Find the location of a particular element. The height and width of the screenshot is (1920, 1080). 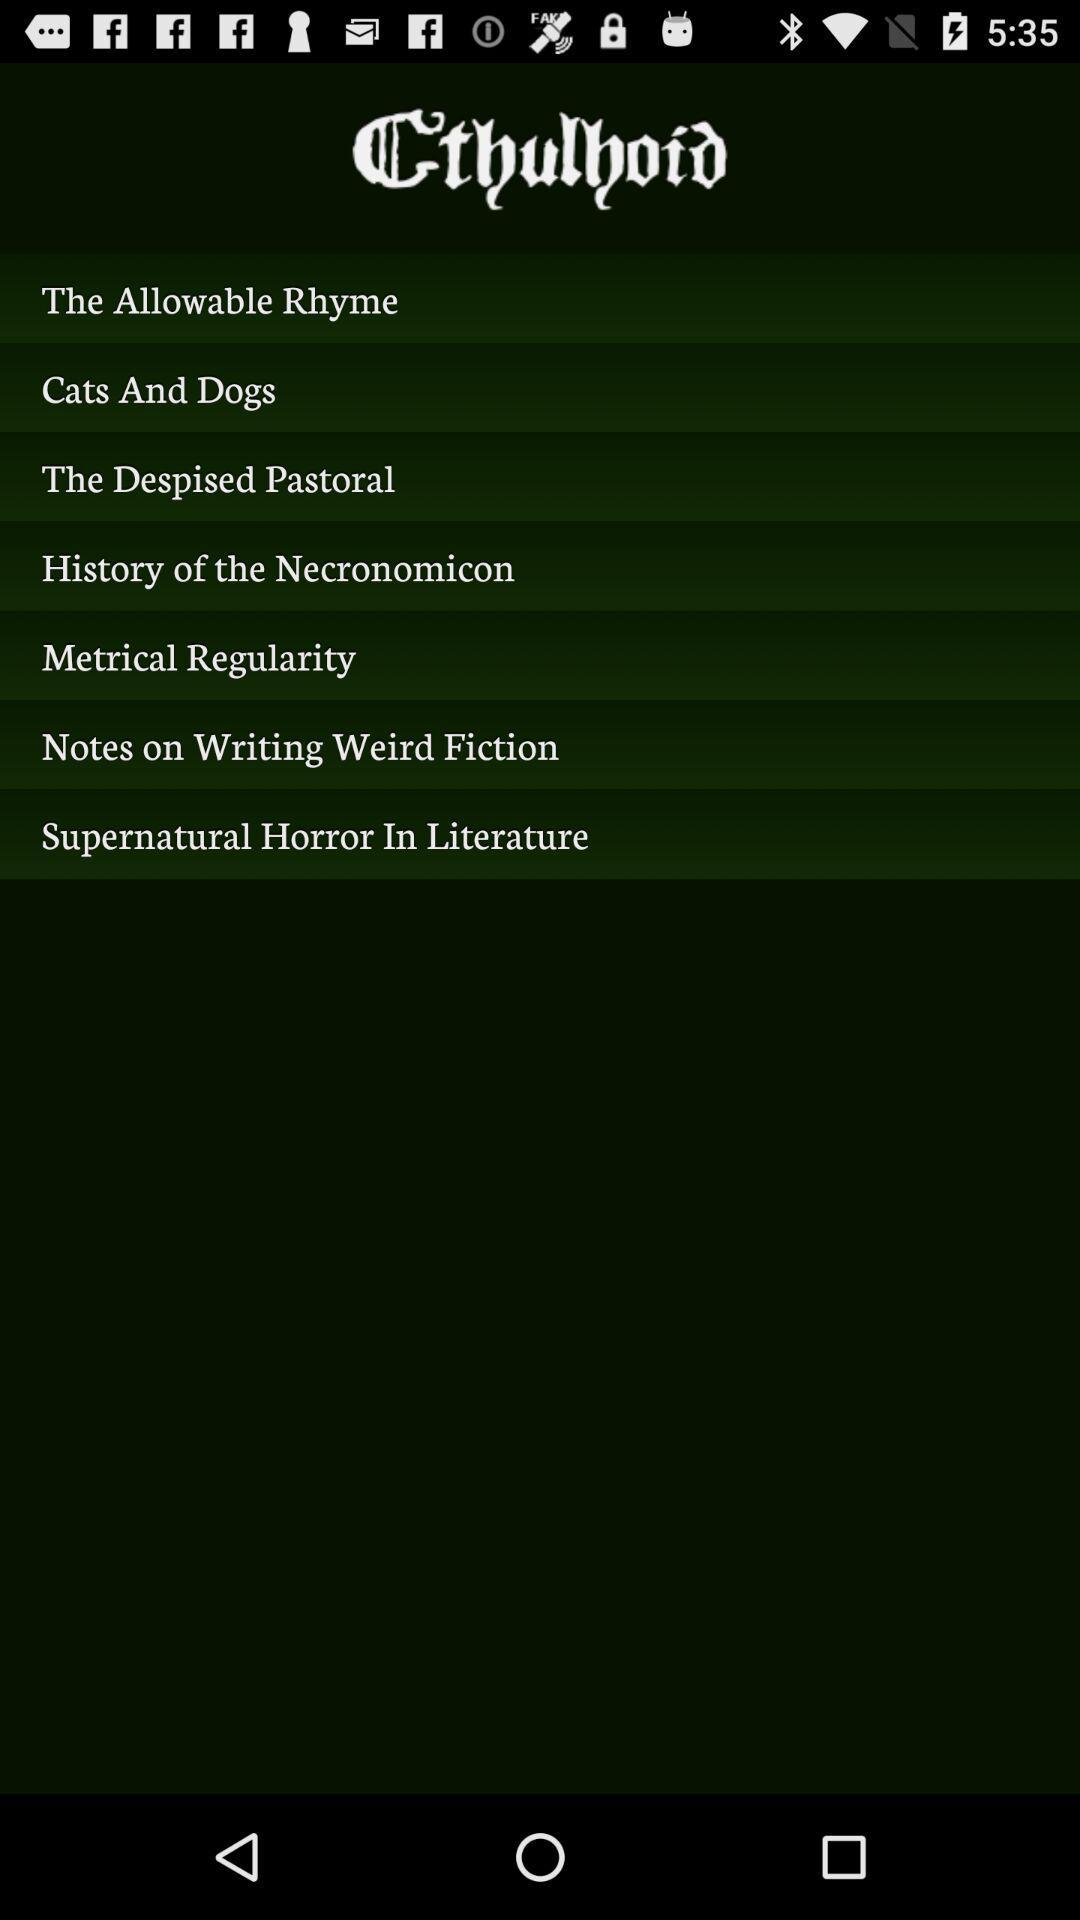

the item below the allowable rhyme item is located at coordinates (540, 387).